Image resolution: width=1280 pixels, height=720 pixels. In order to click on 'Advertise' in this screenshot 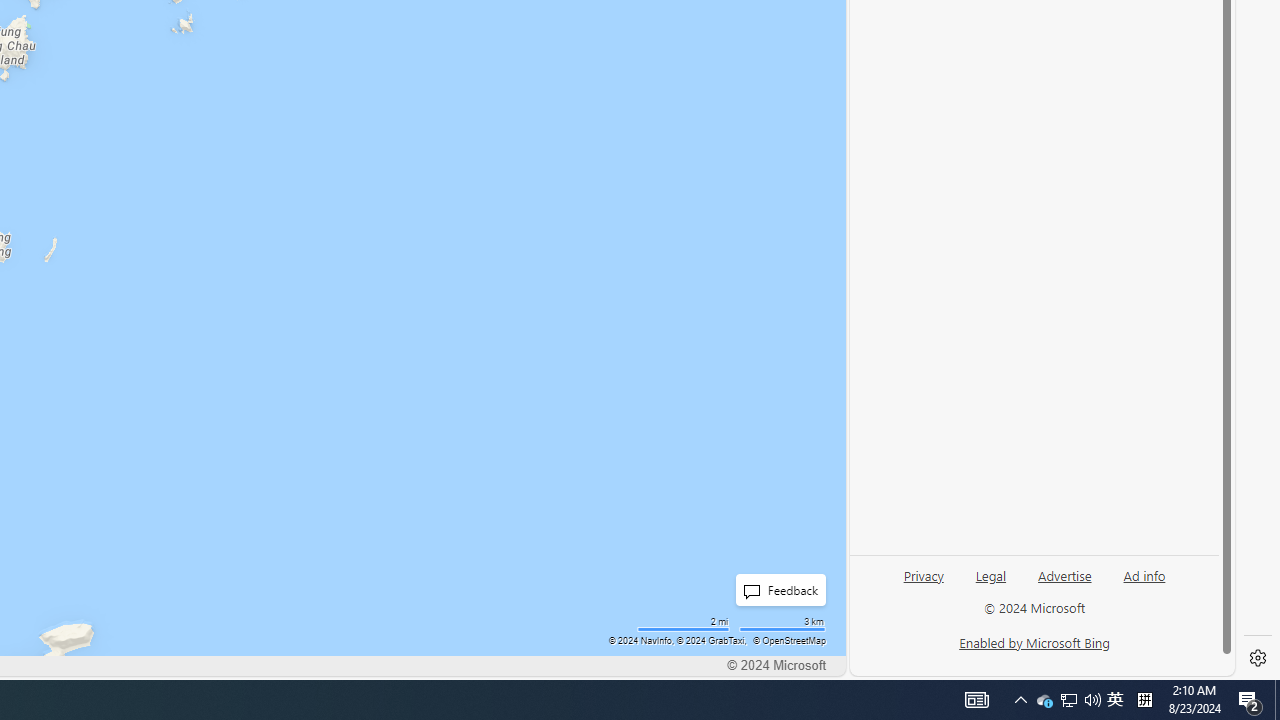, I will do `click(1063, 574)`.